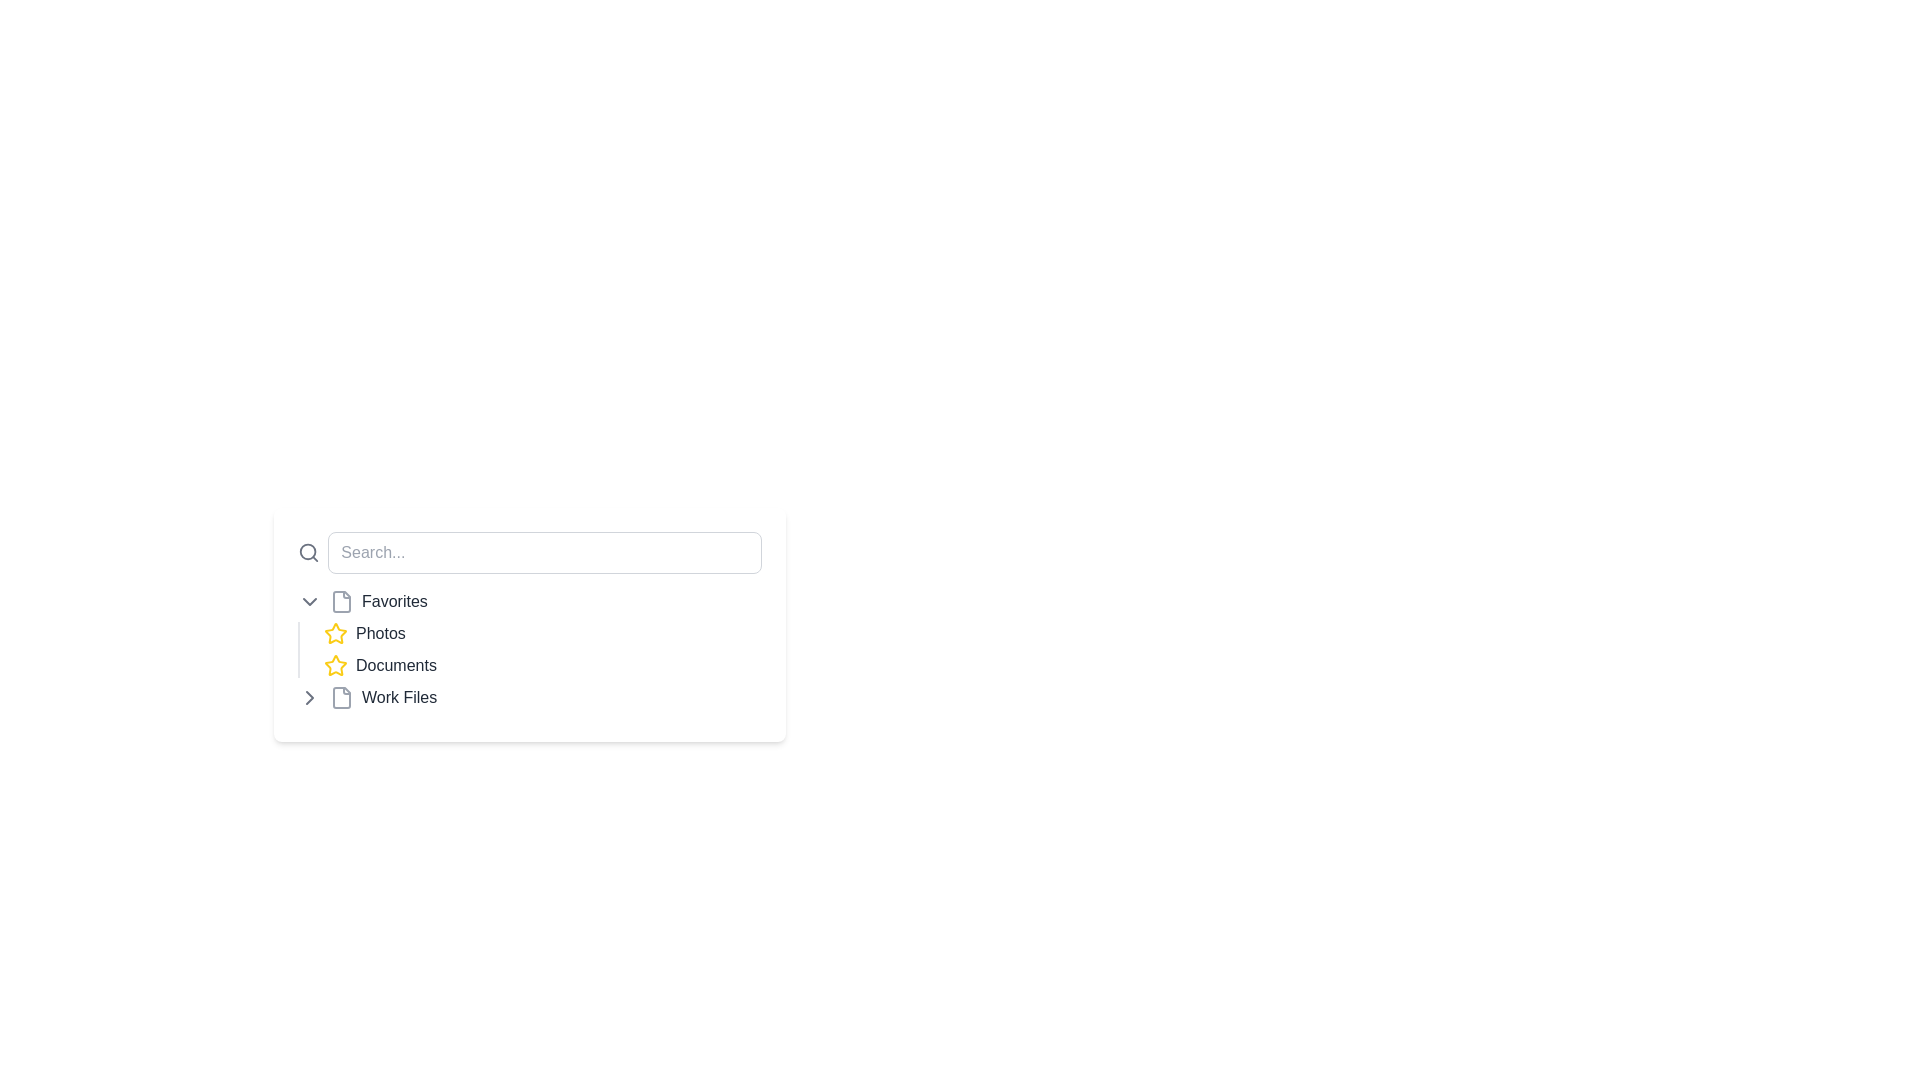 The image size is (1920, 1080). Describe the element at coordinates (307, 552) in the screenshot. I see `the circular decorative element at the center of the magnifying glass within the search bar` at that location.